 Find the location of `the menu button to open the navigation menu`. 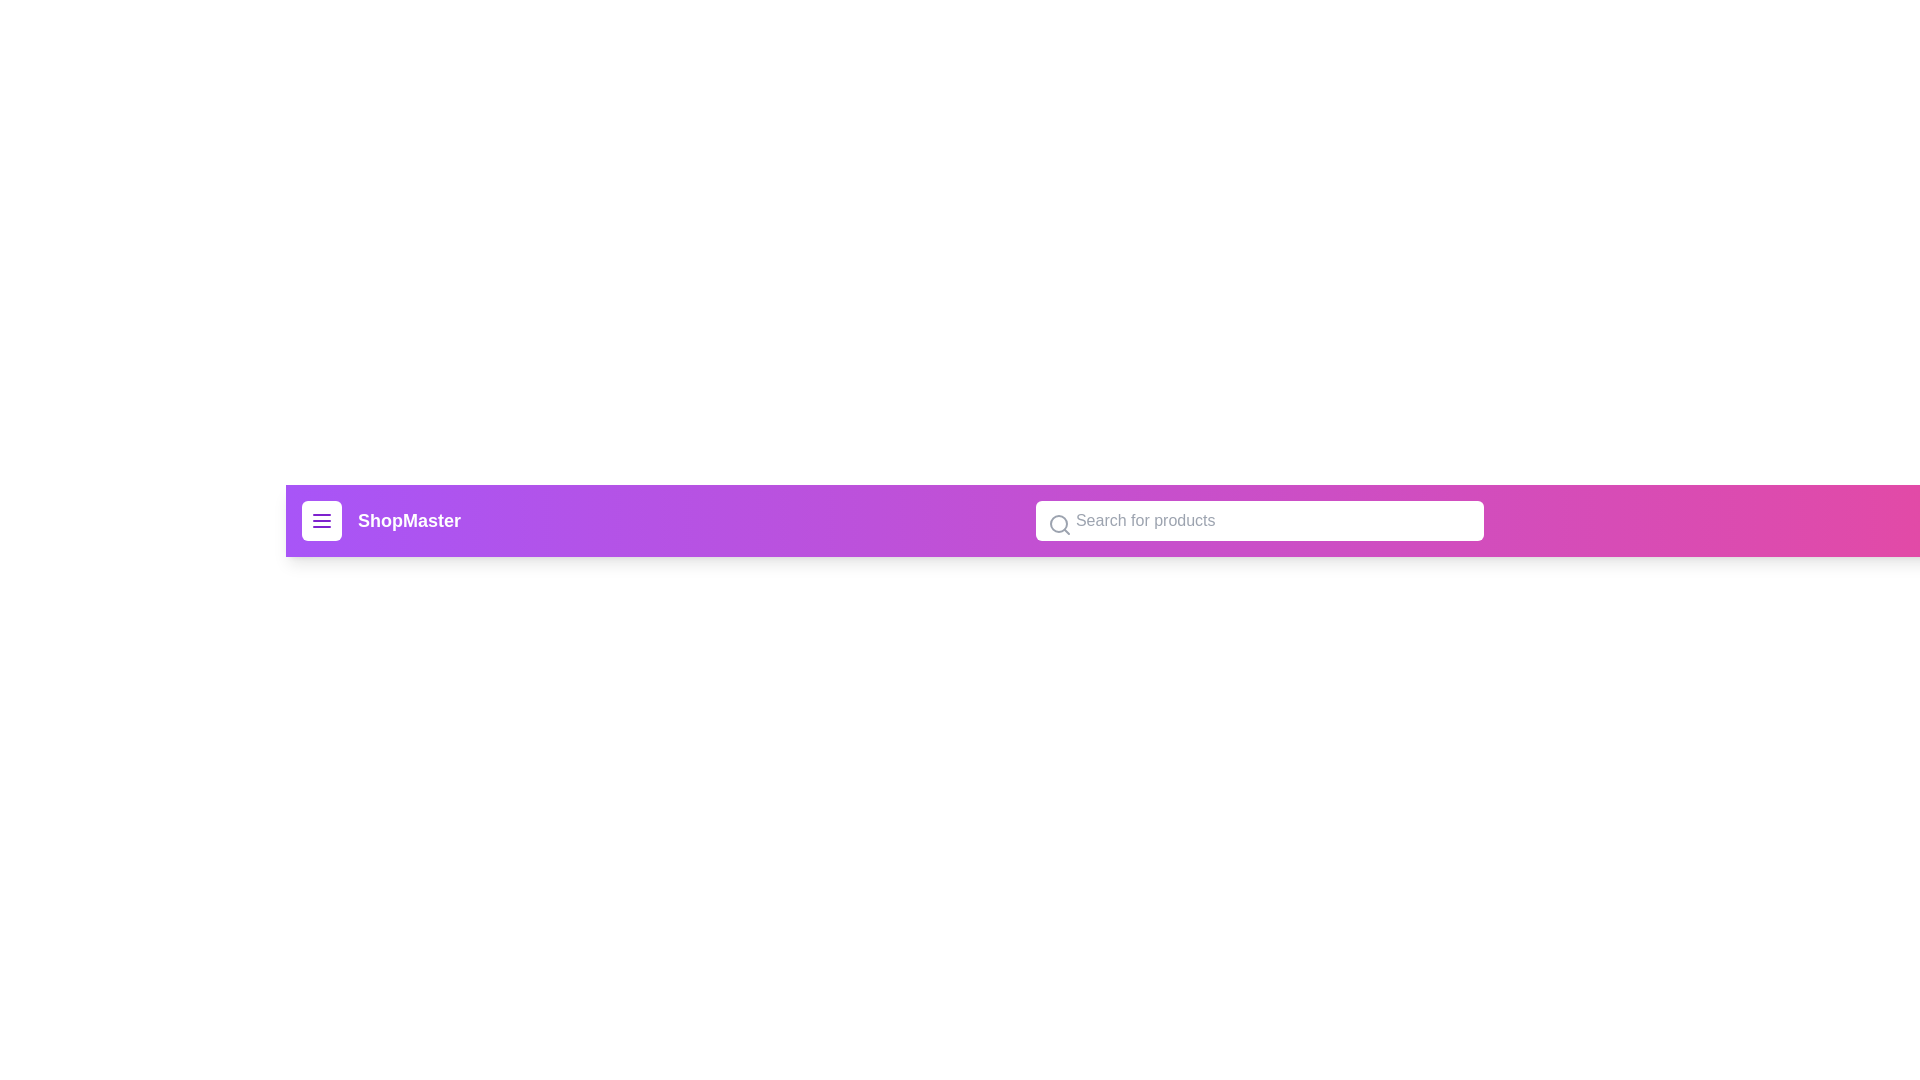

the menu button to open the navigation menu is located at coordinates (321, 519).